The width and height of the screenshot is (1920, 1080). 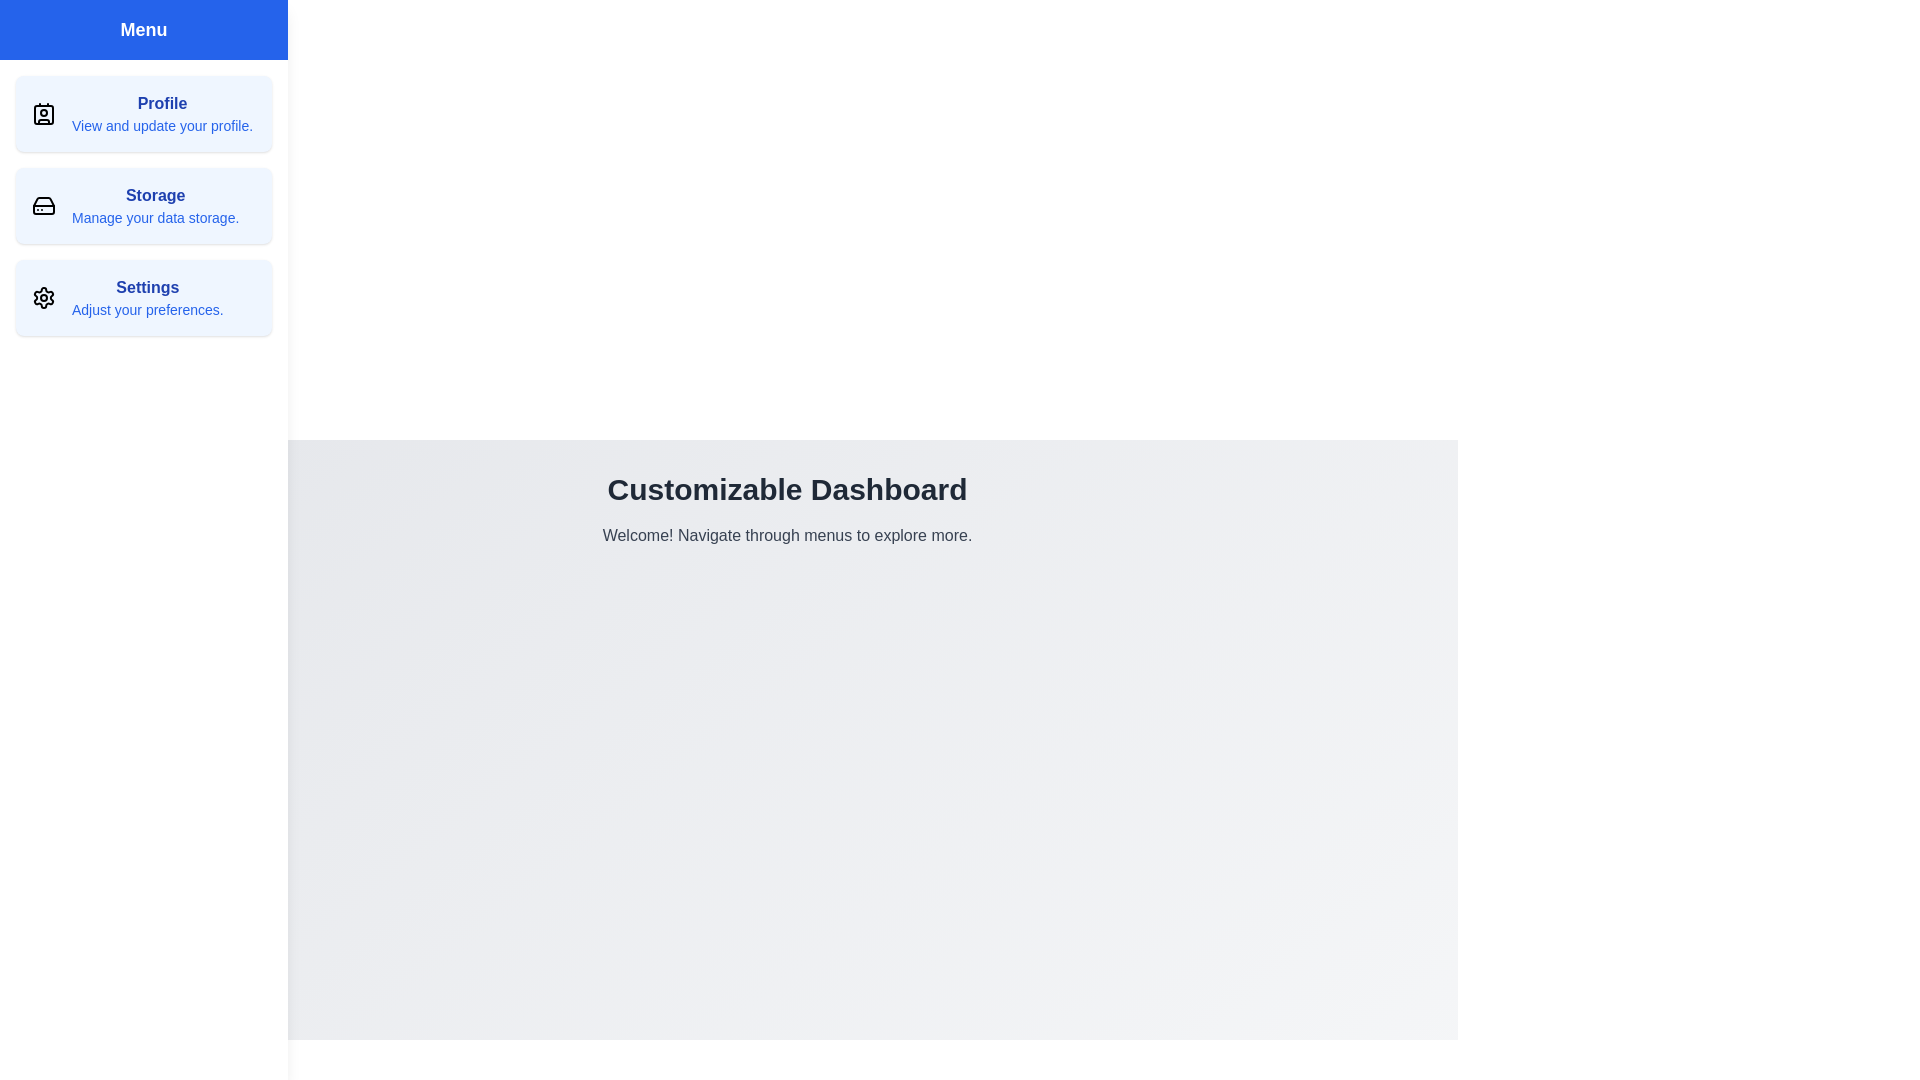 I want to click on the menu item Settings, so click(x=143, y=297).